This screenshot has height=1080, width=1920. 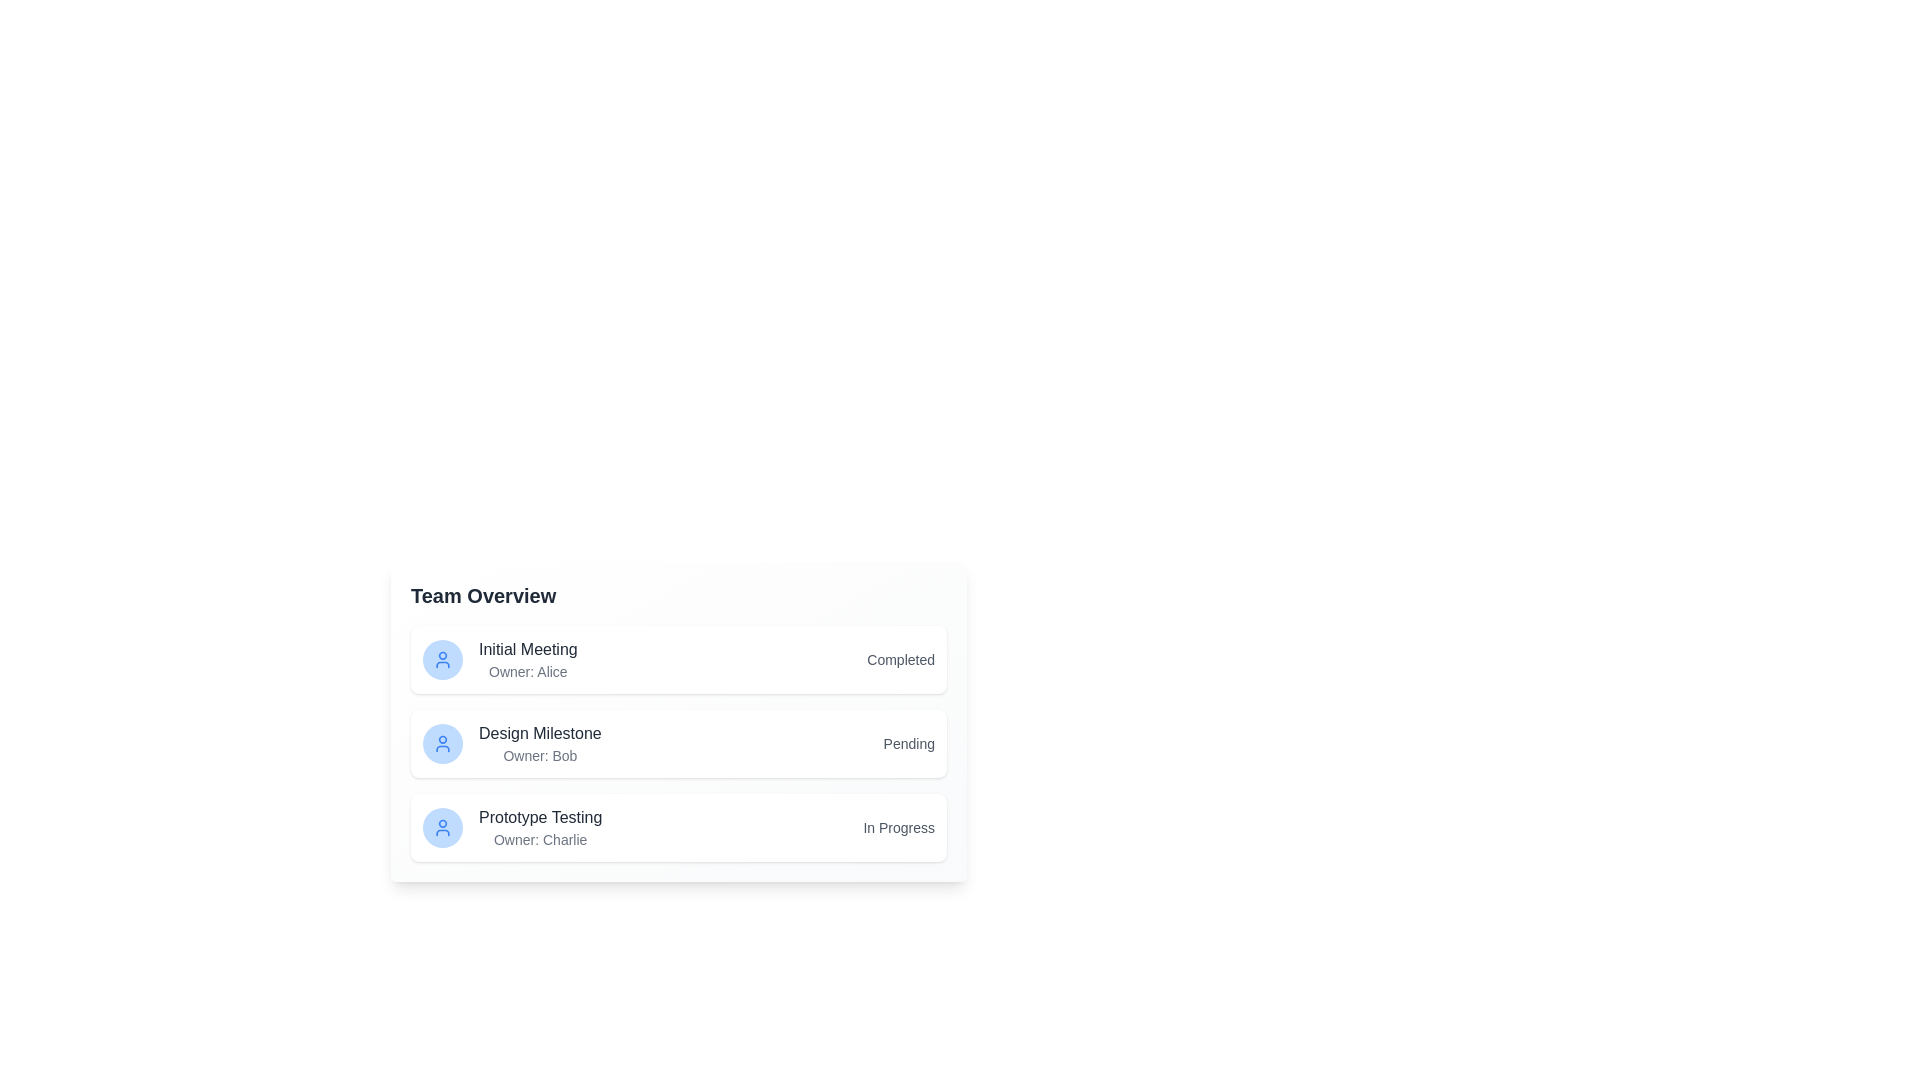 What do you see at coordinates (441, 744) in the screenshot?
I see `the circular icon representing the owner of the 'Design Milestone' task, located at the beginning of the row titled 'Design Milestone'` at bounding box center [441, 744].